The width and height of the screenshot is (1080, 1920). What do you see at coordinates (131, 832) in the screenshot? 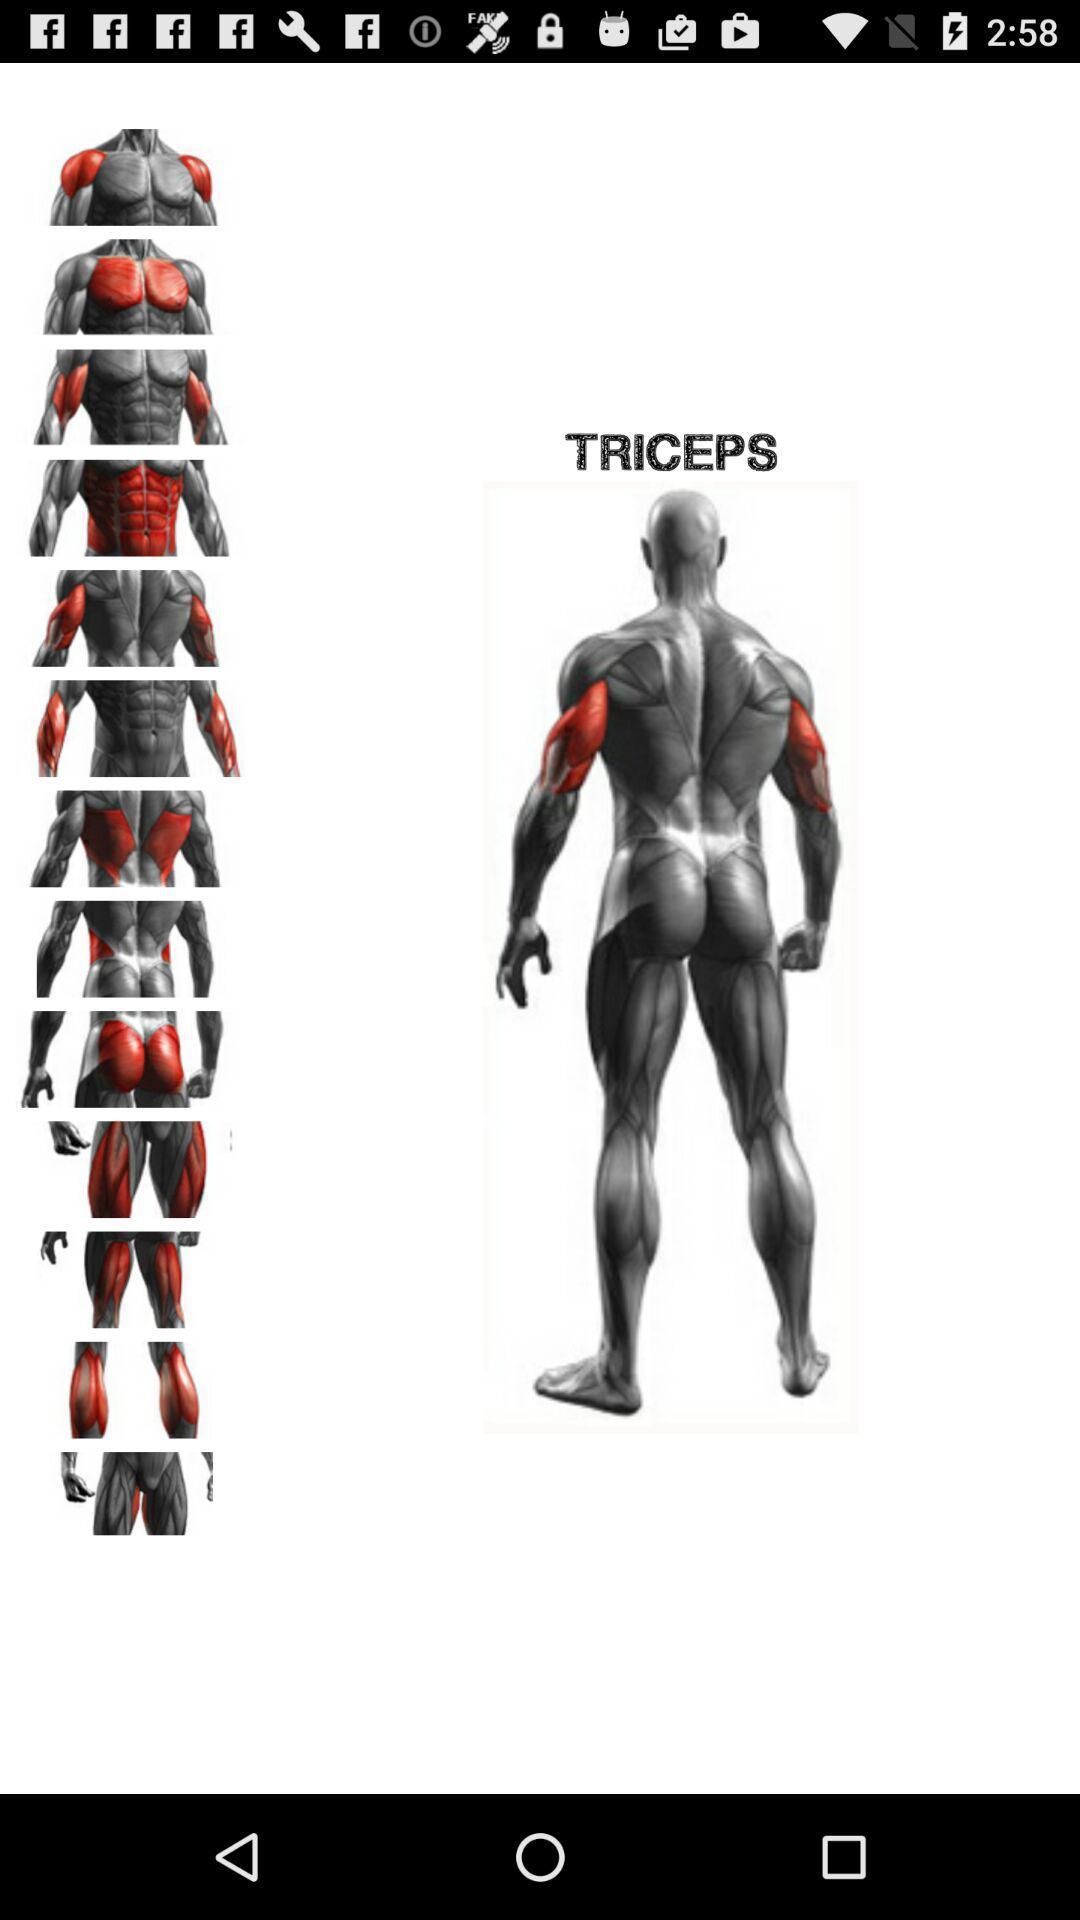
I see `this muscle group` at bounding box center [131, 832].